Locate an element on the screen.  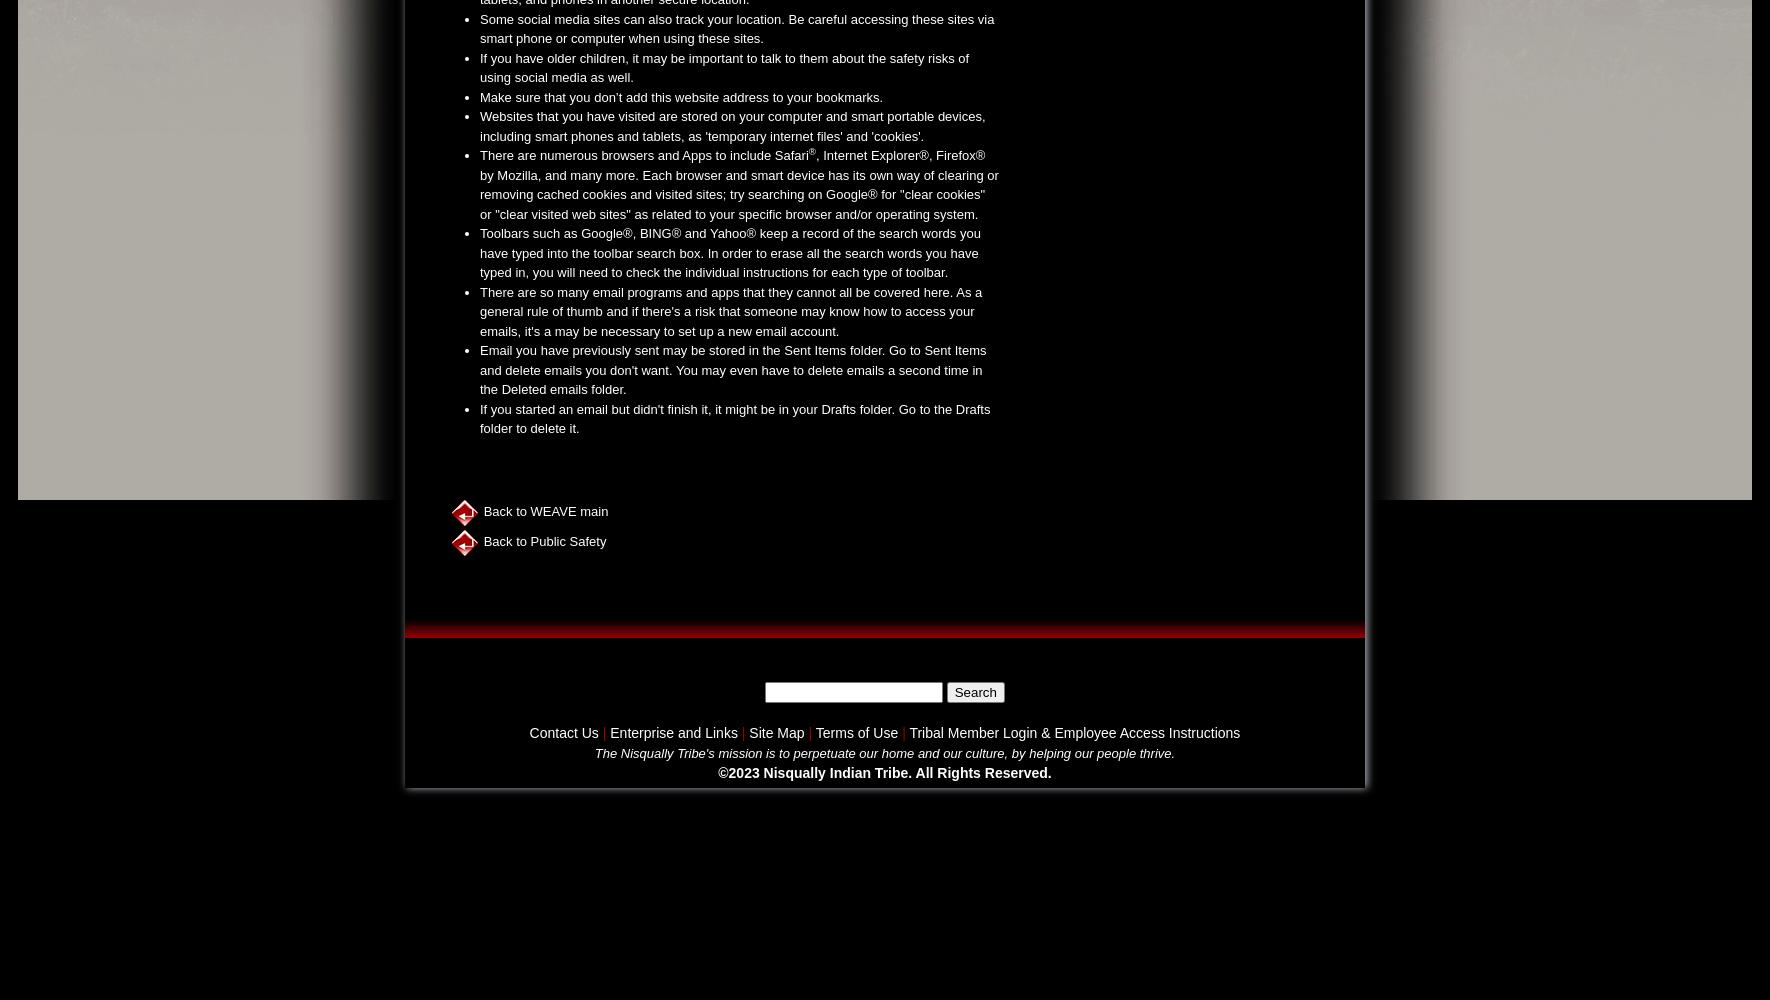
'Some social media sites can also track your location. Be careful accessing these sites via smart phone or computer when using these sites.' is located at coordinates (480, 28).